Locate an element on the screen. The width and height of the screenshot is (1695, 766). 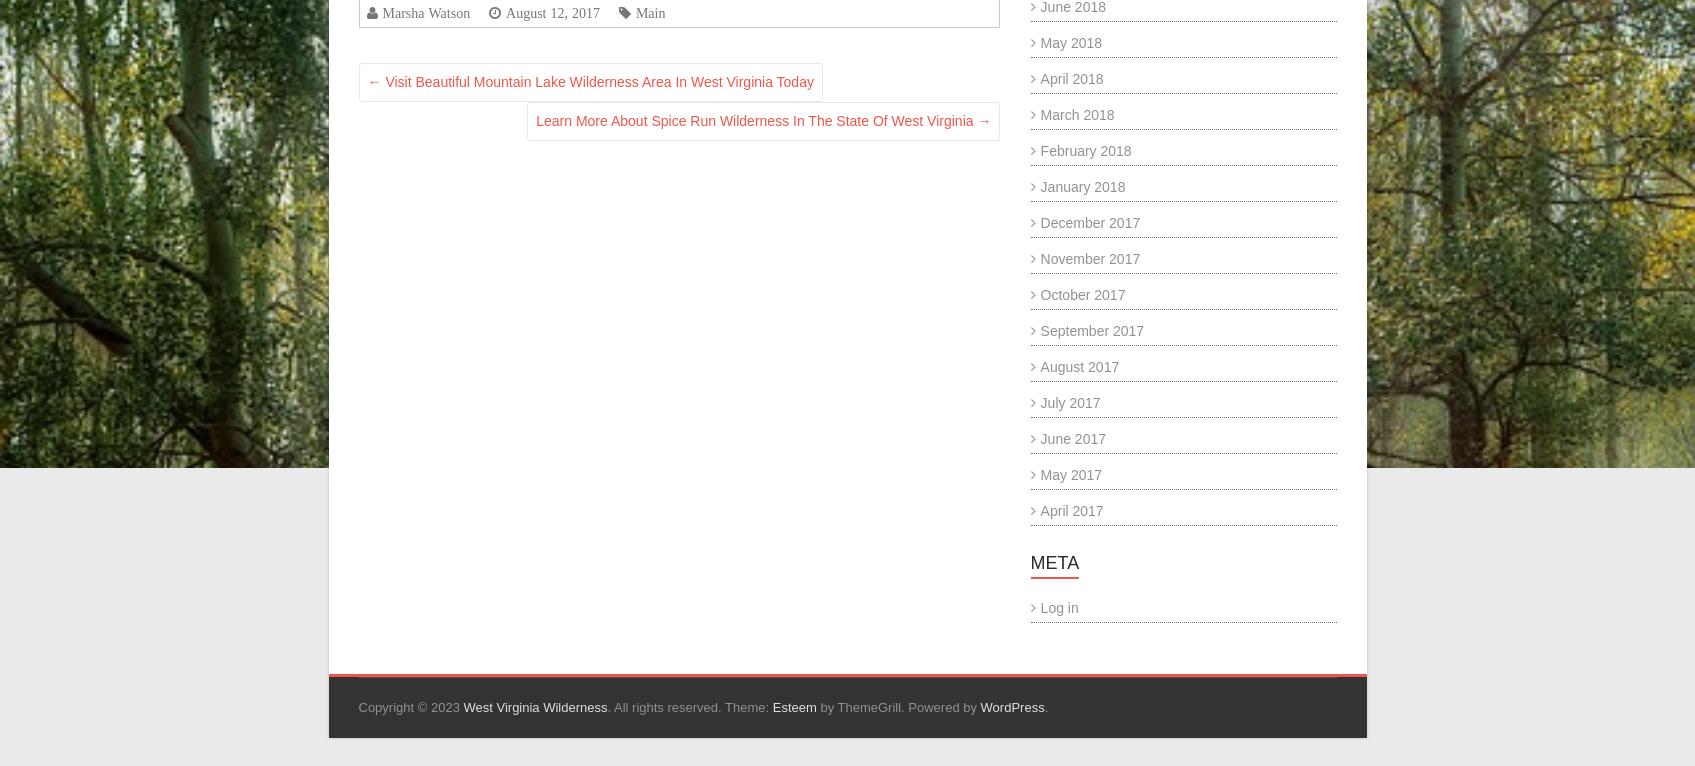
'.' is located at coordinates (1042, 706).